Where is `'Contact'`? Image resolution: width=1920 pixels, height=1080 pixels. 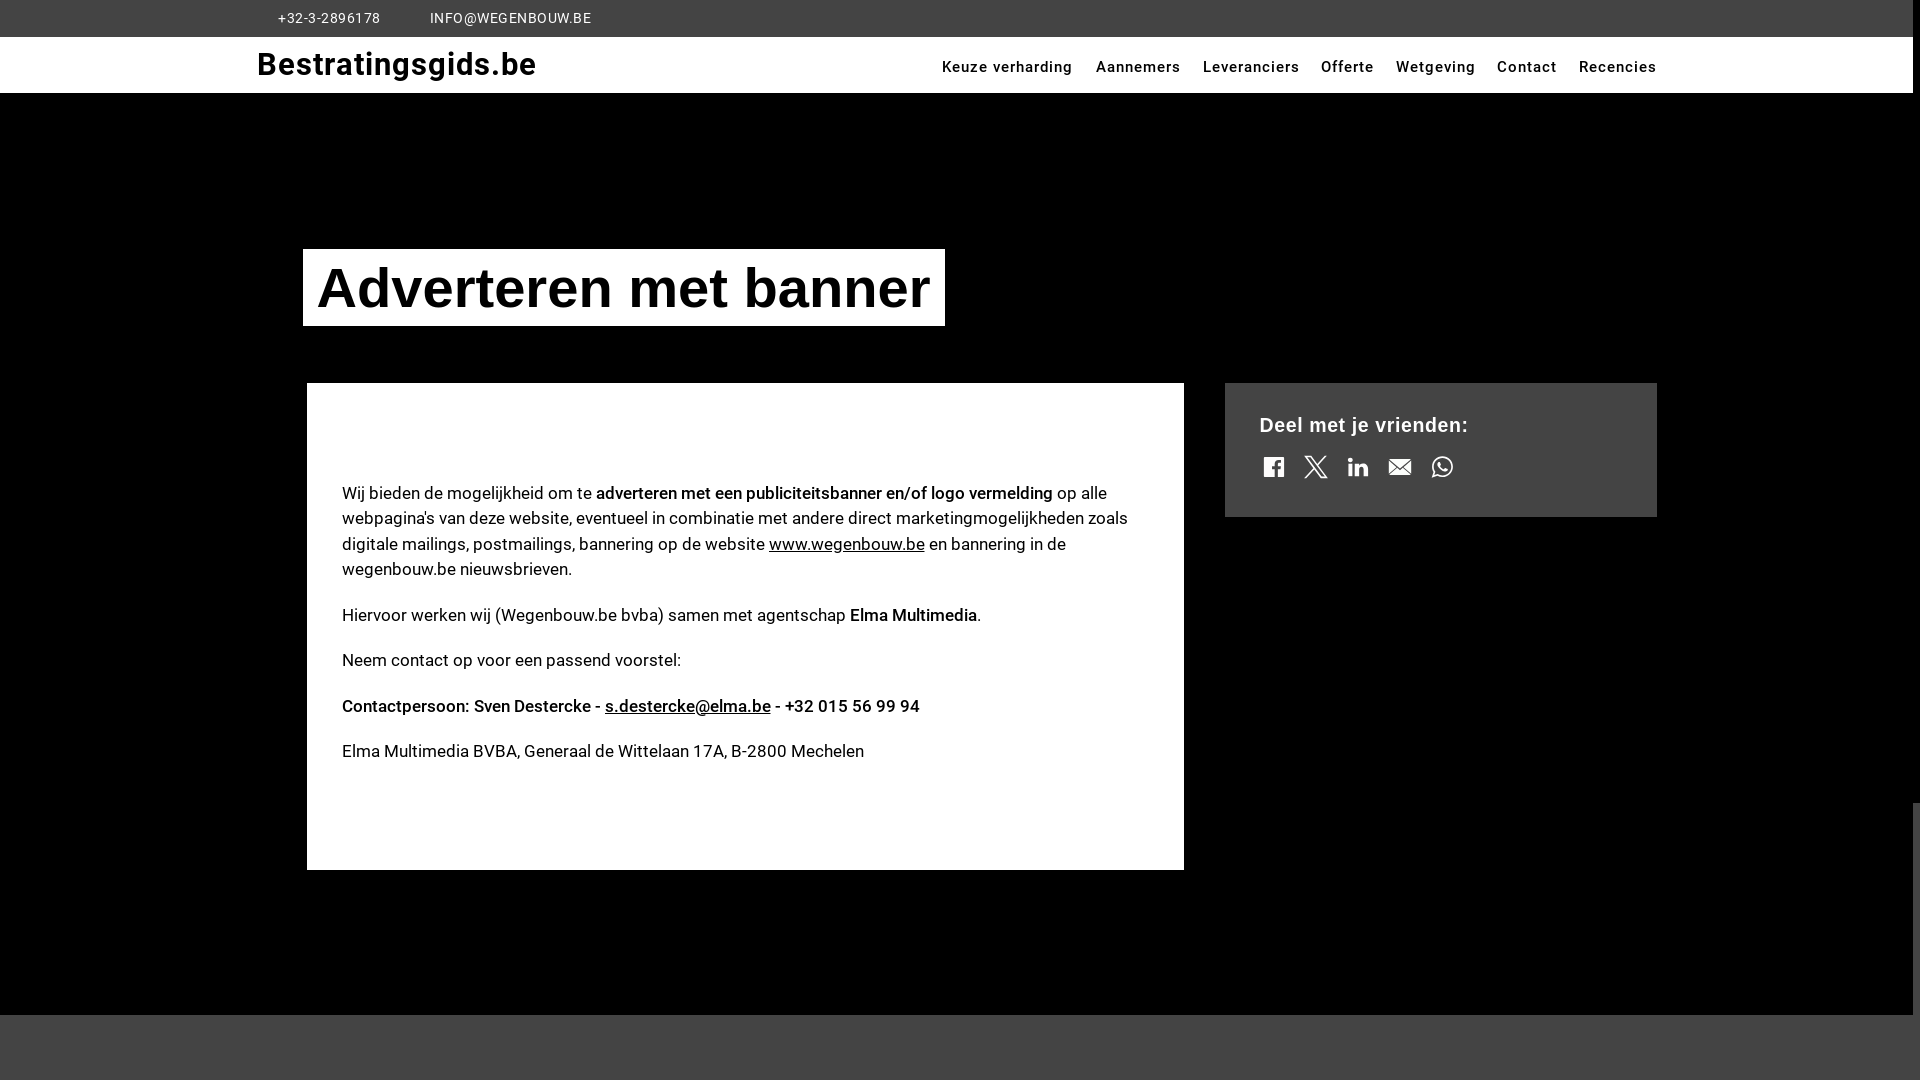
'Contact' is located at coordinates (1525, 68).